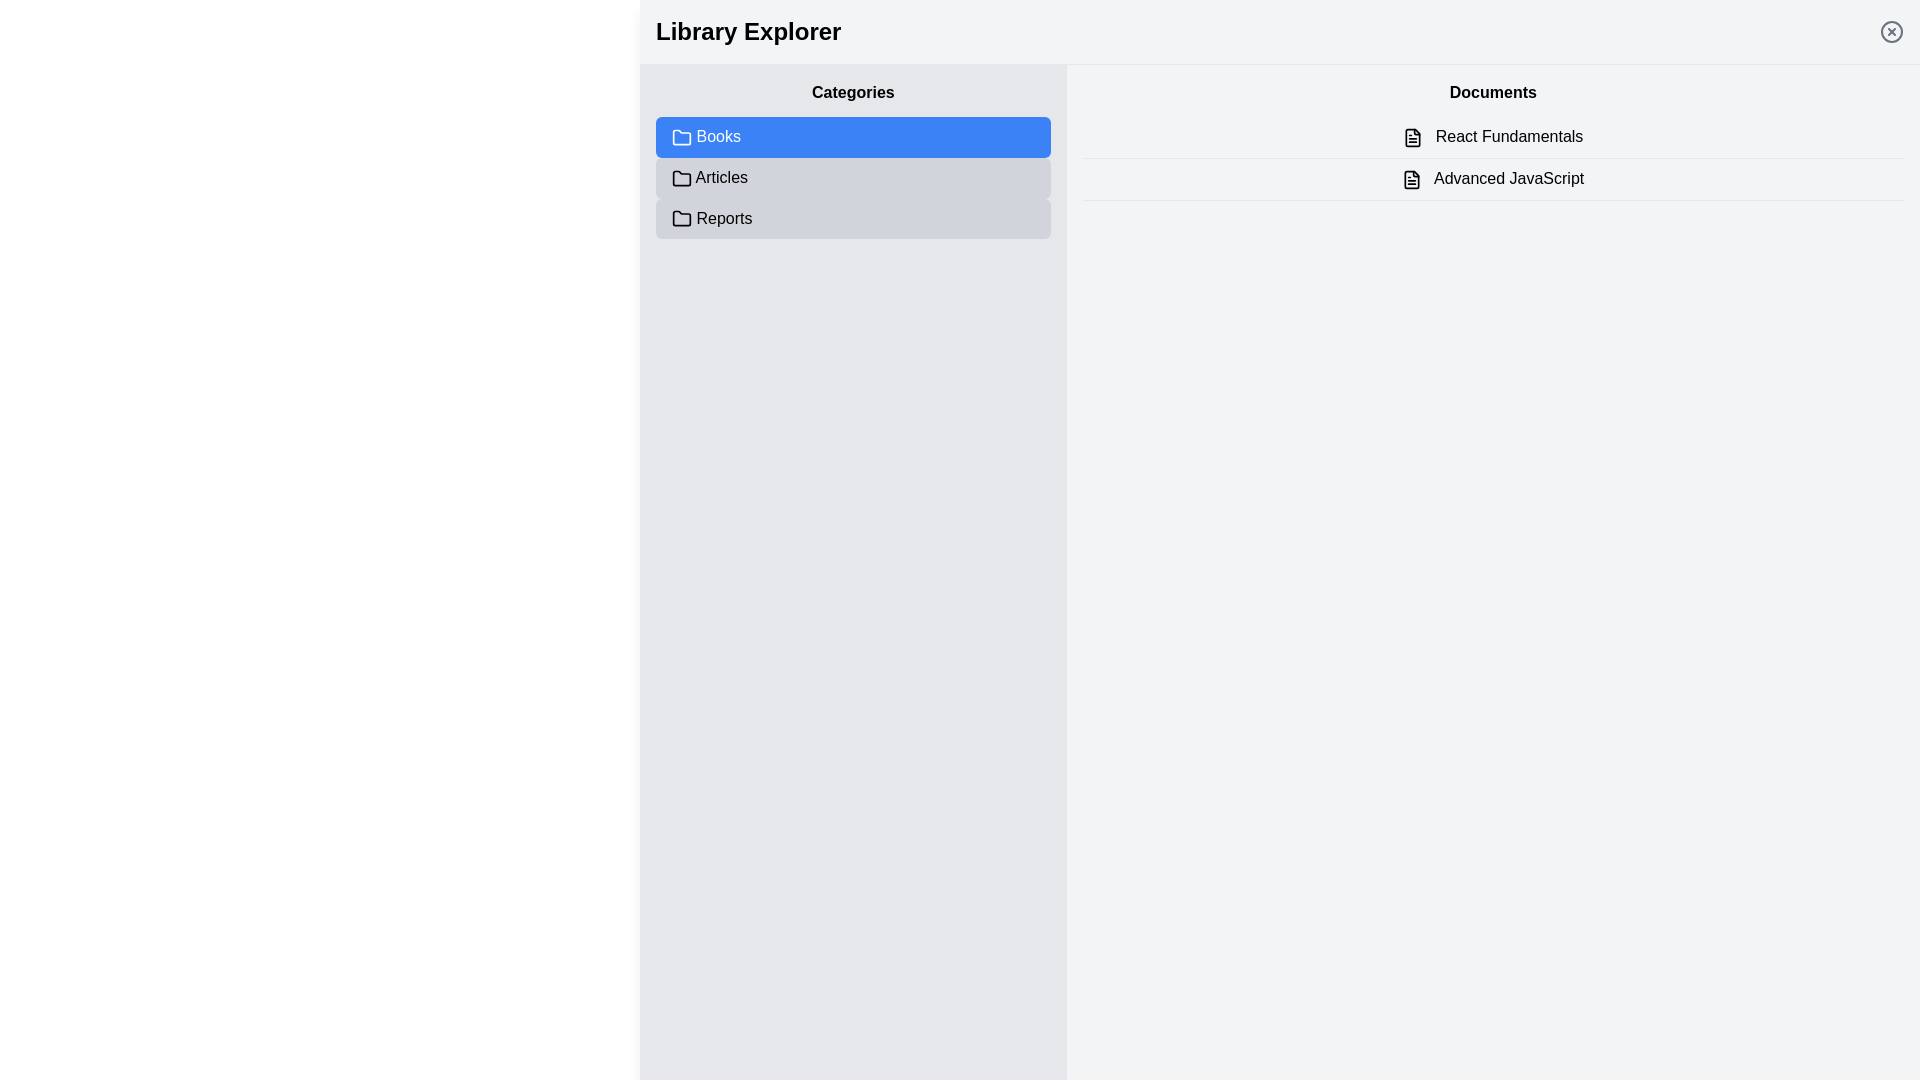  I want to click on the 'Reports' icon in the left sidebar's category list, which visually signifies the 'Reports' category and is positioned in the third row adjacent to its label, so click(681, 218).